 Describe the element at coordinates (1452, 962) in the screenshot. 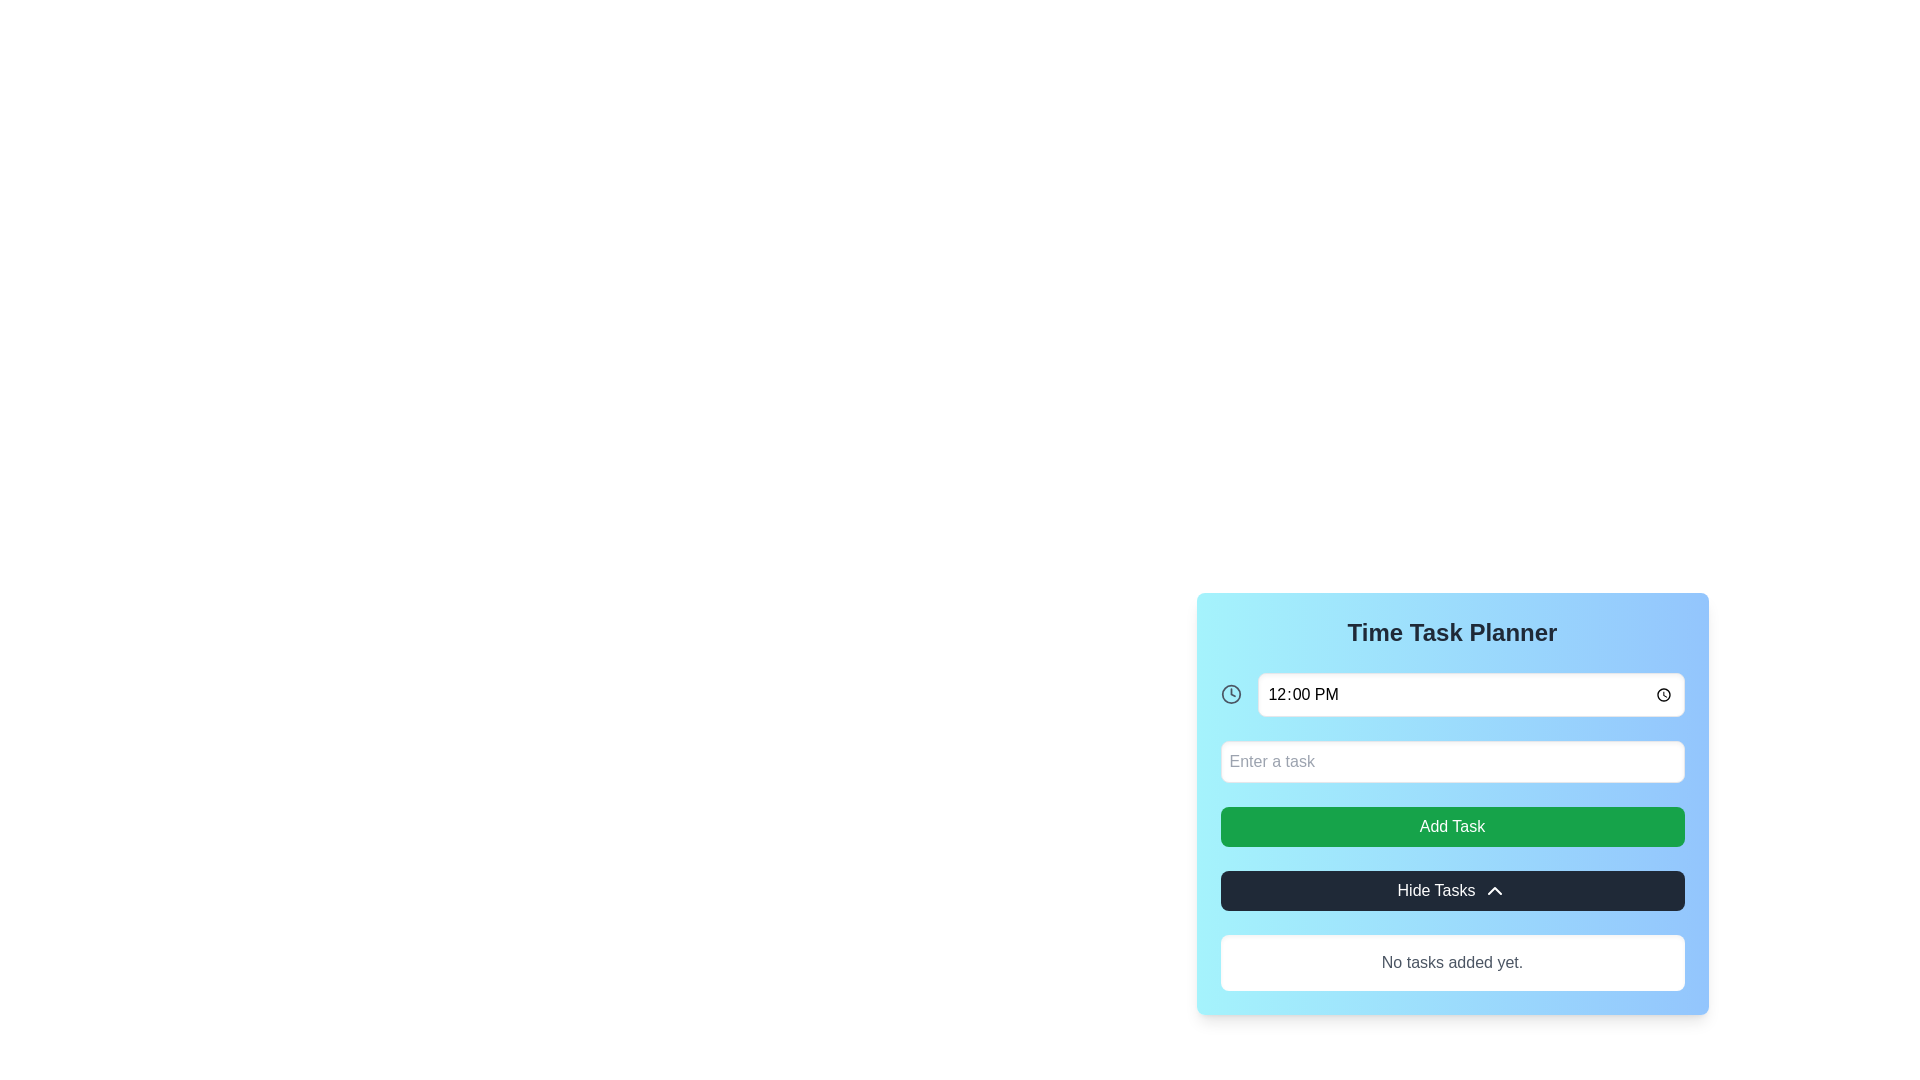

I see `the informational label indicating that there are currently no tasks in the list, located at the bottom of the vertical stack in the main content area, below the 'Hide Tasks' button` at that location.